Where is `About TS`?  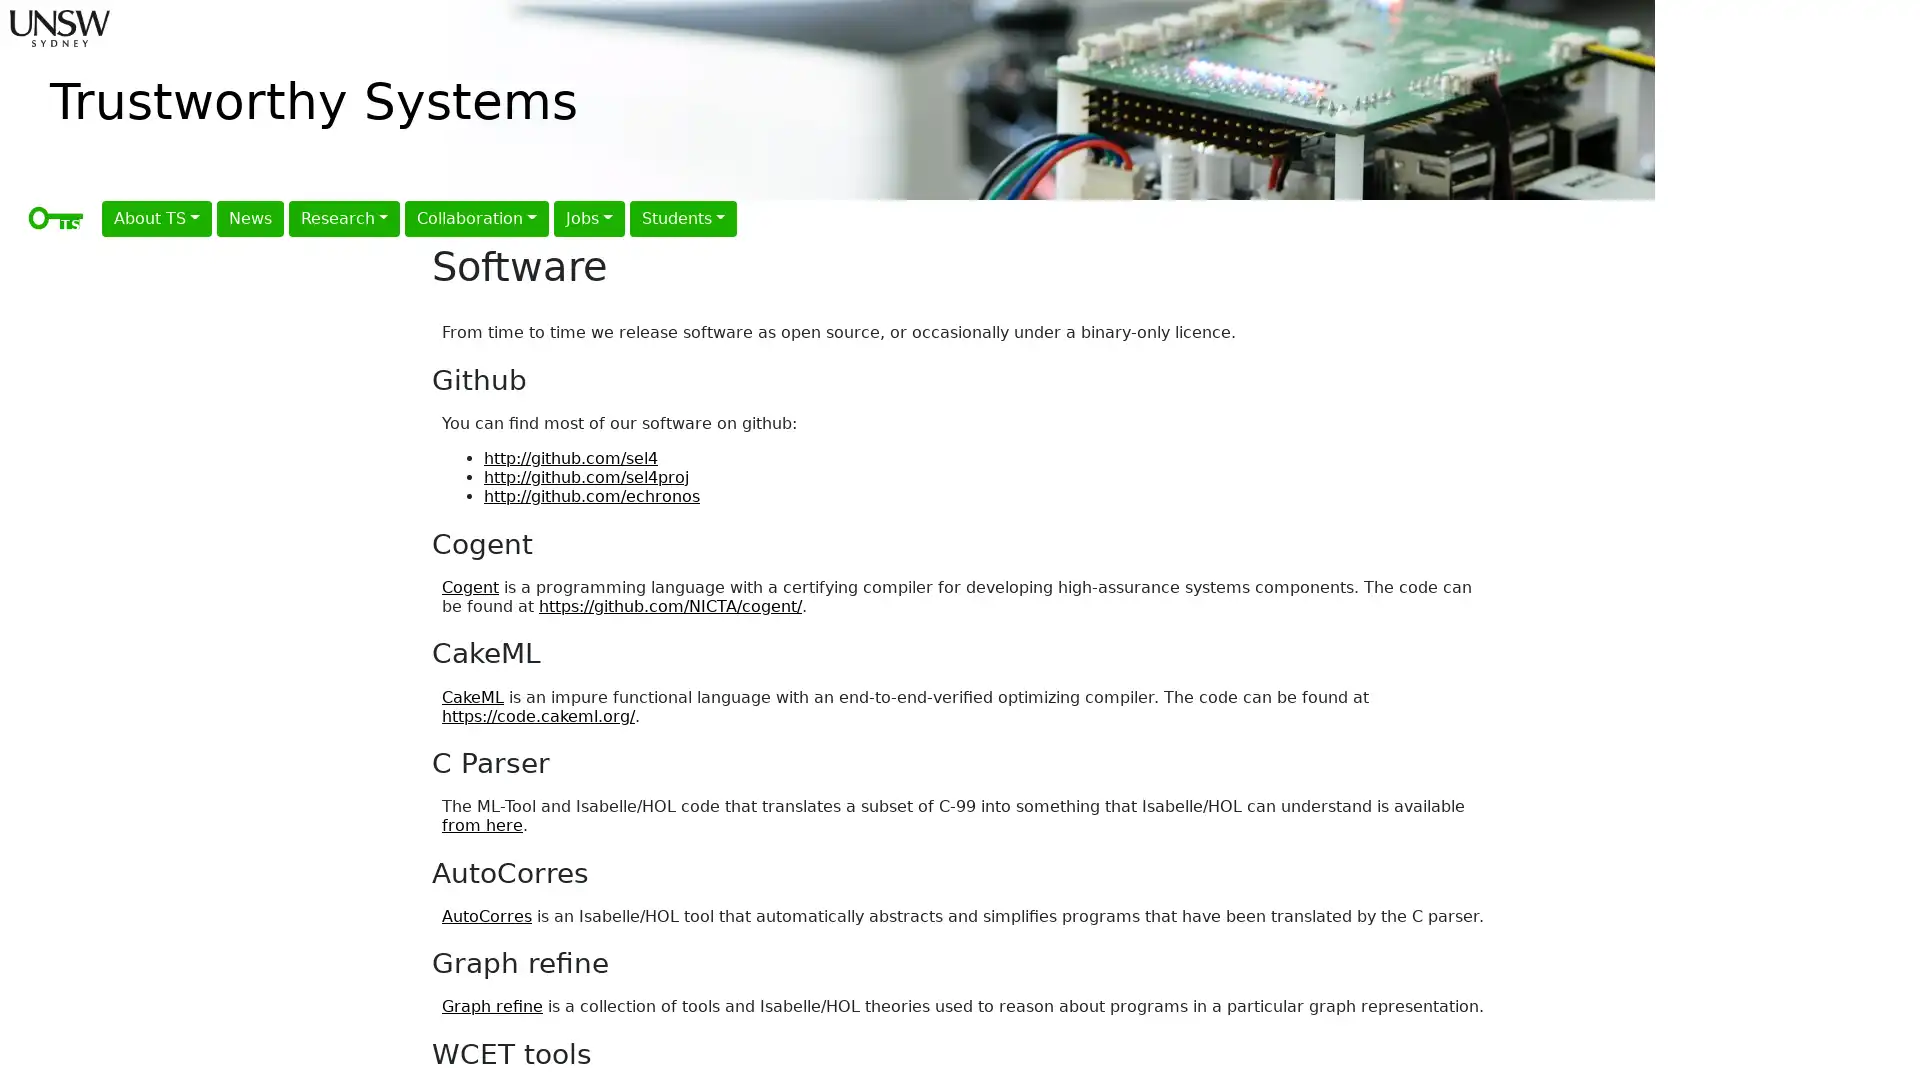 About TS is located at coordinates (155, 218).